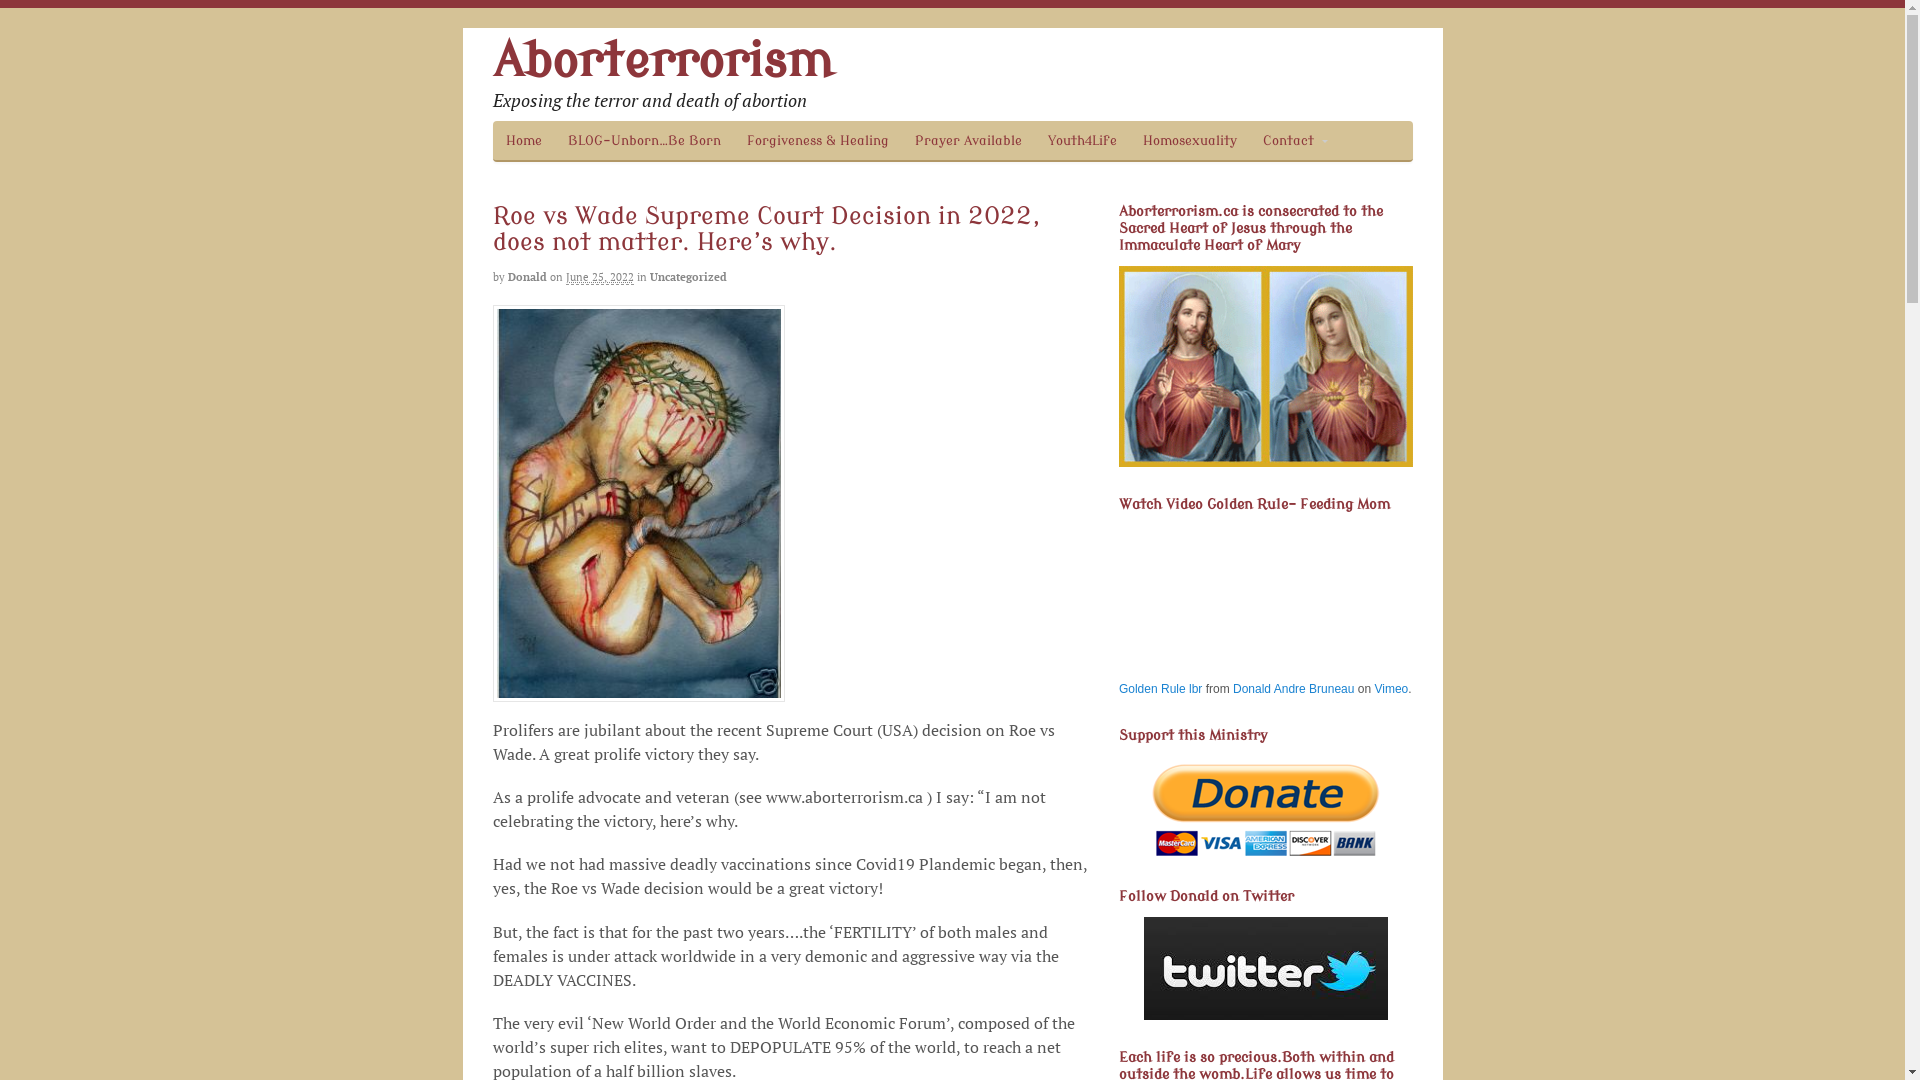  I want to click on 'Vimeo', so click(1390, 688).